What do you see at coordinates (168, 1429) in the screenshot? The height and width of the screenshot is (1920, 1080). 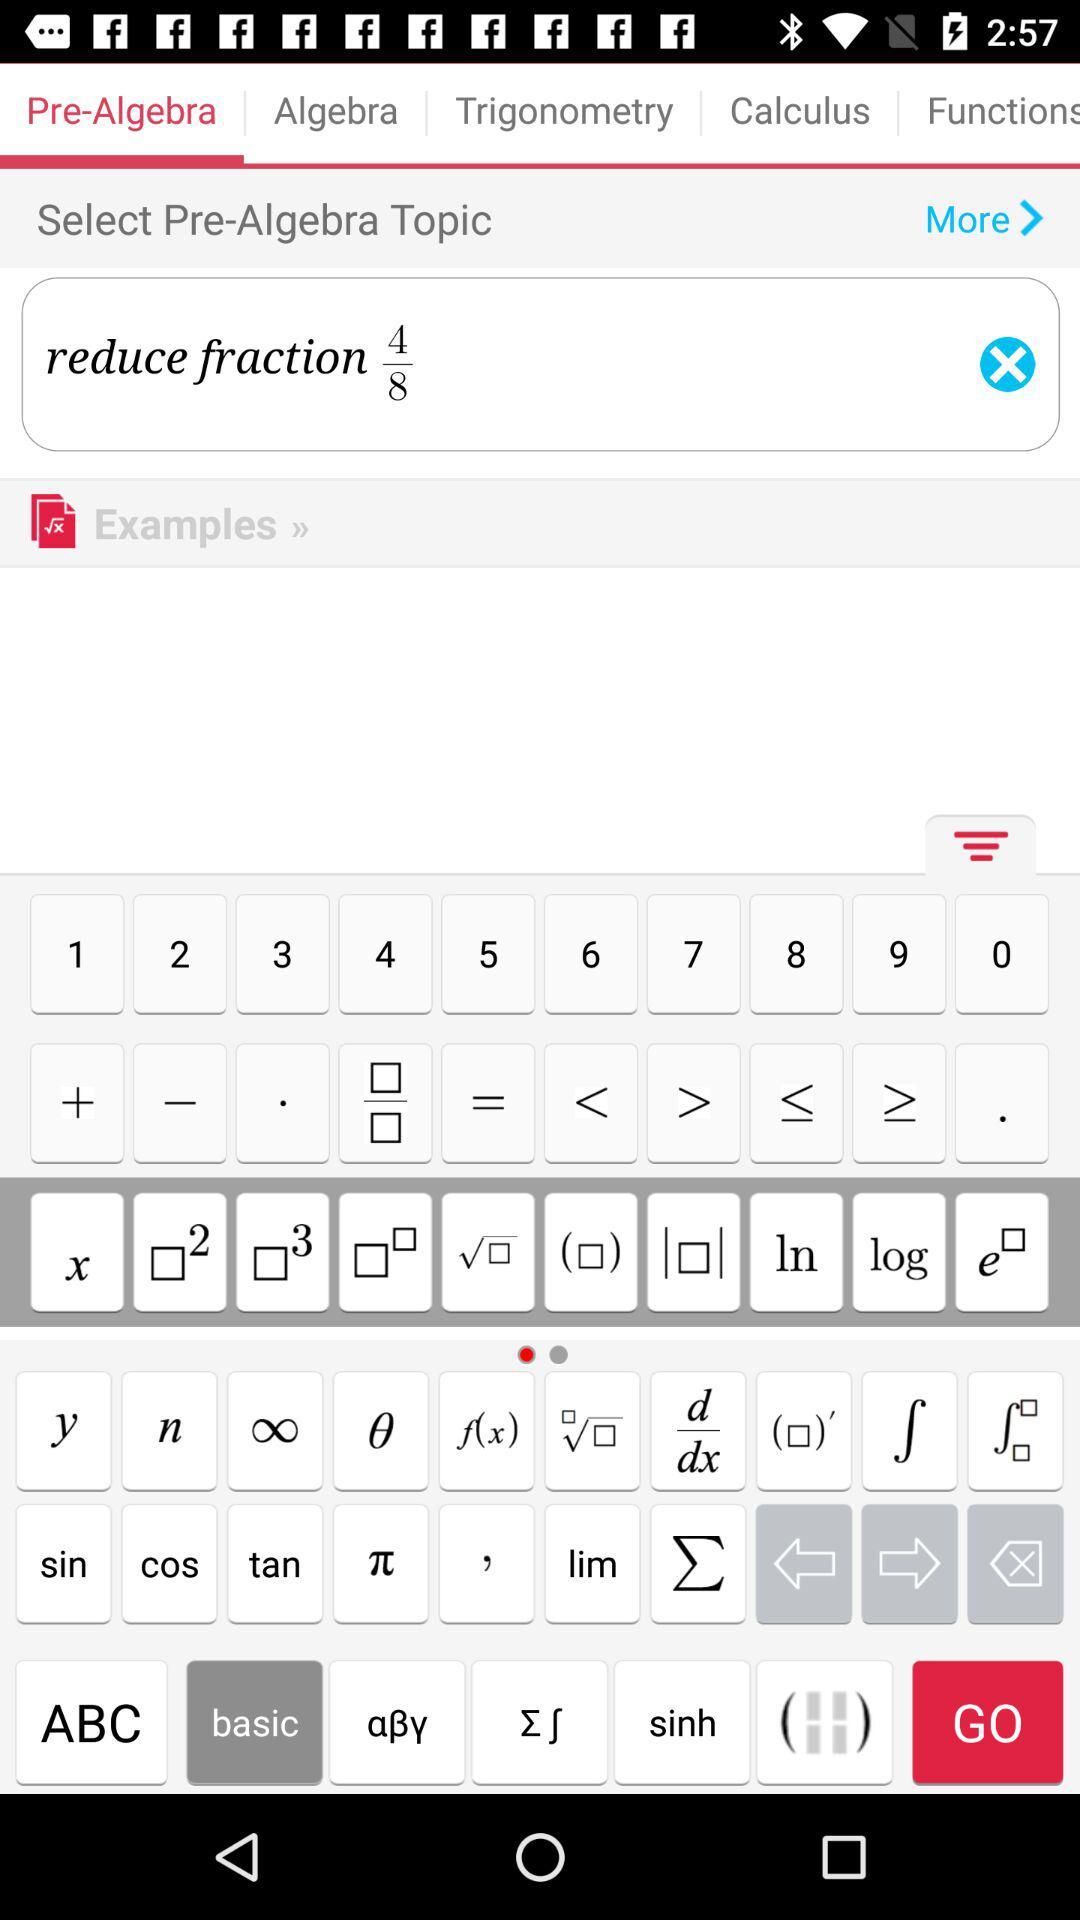 I see `use this math function` at bounding box center [168, 1429].